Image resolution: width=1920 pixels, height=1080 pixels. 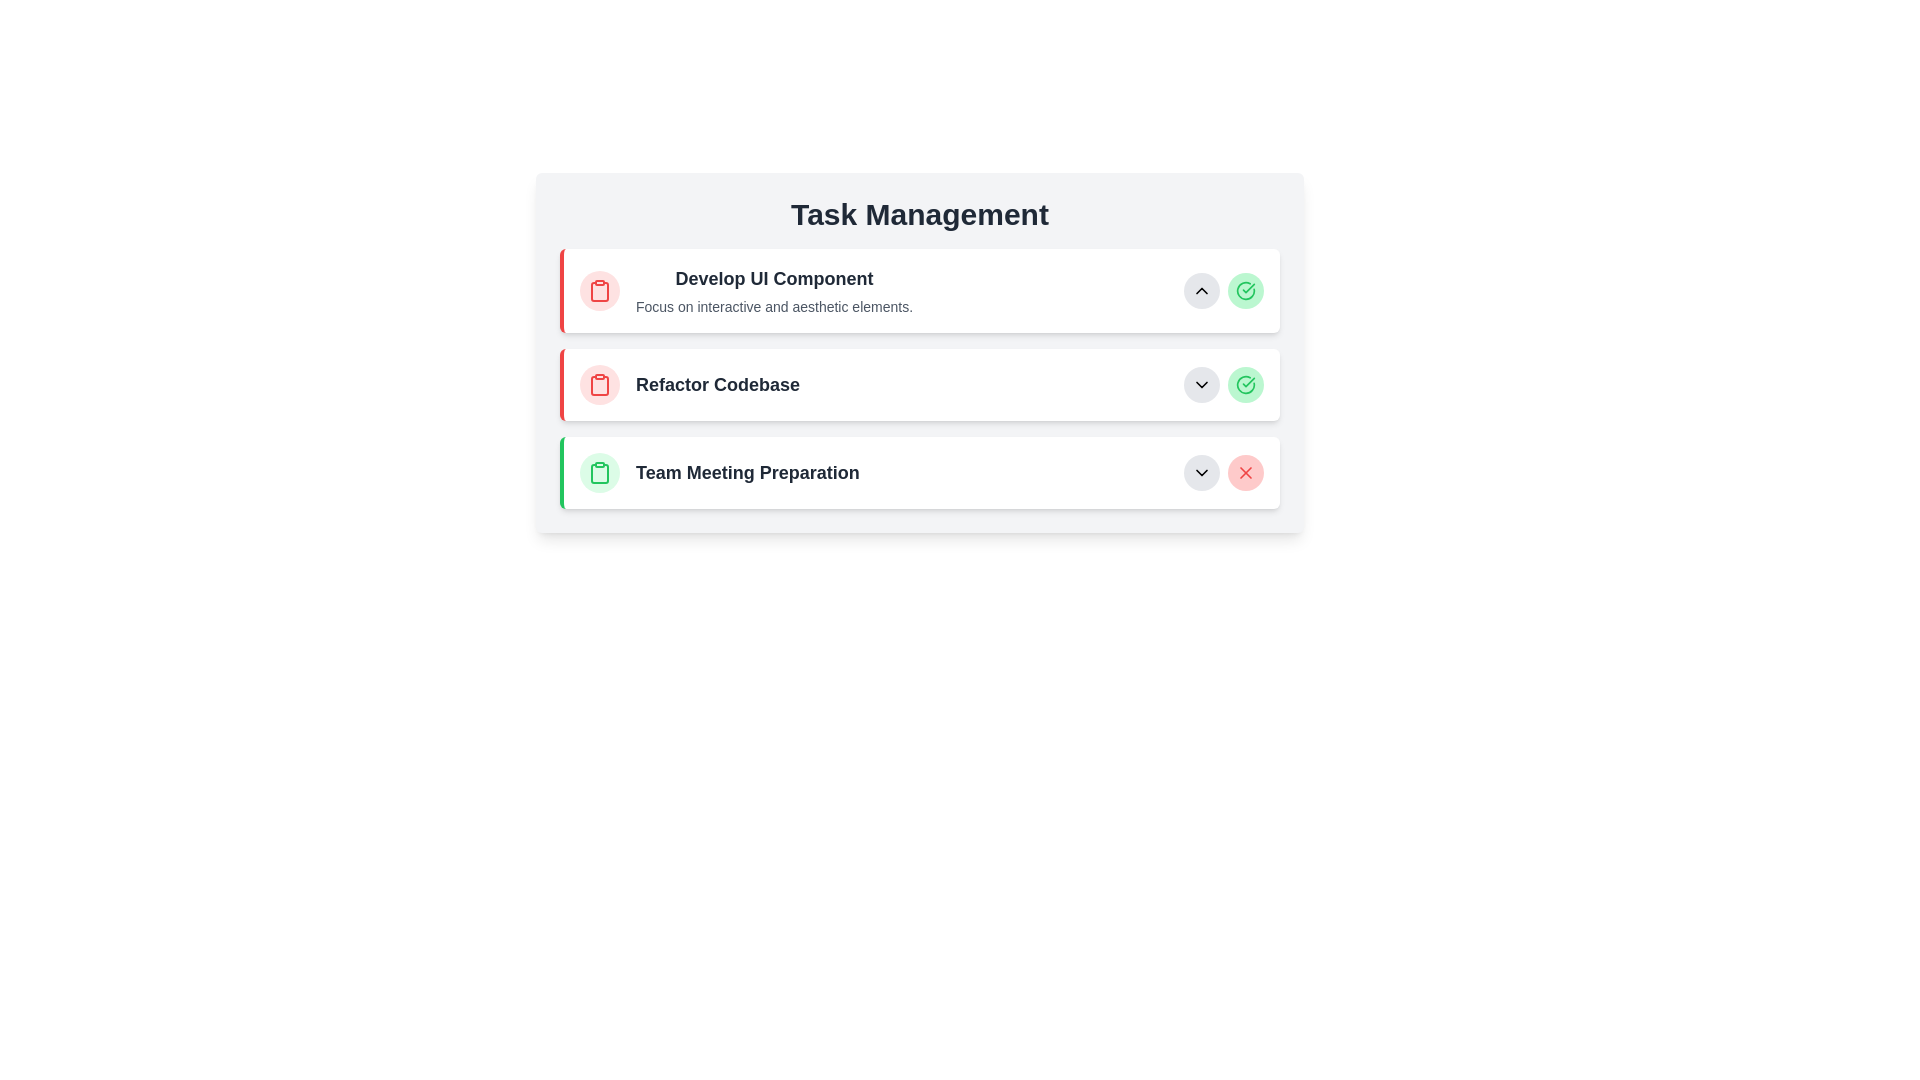 What do you see at coordinates (1245, 385) in the screenshot?
I see `the graphic component of the SVG icon indicating the 'completed' state for the third task box labeled 'Team Meeting Preparation'` at bounding box center [1245, 385].